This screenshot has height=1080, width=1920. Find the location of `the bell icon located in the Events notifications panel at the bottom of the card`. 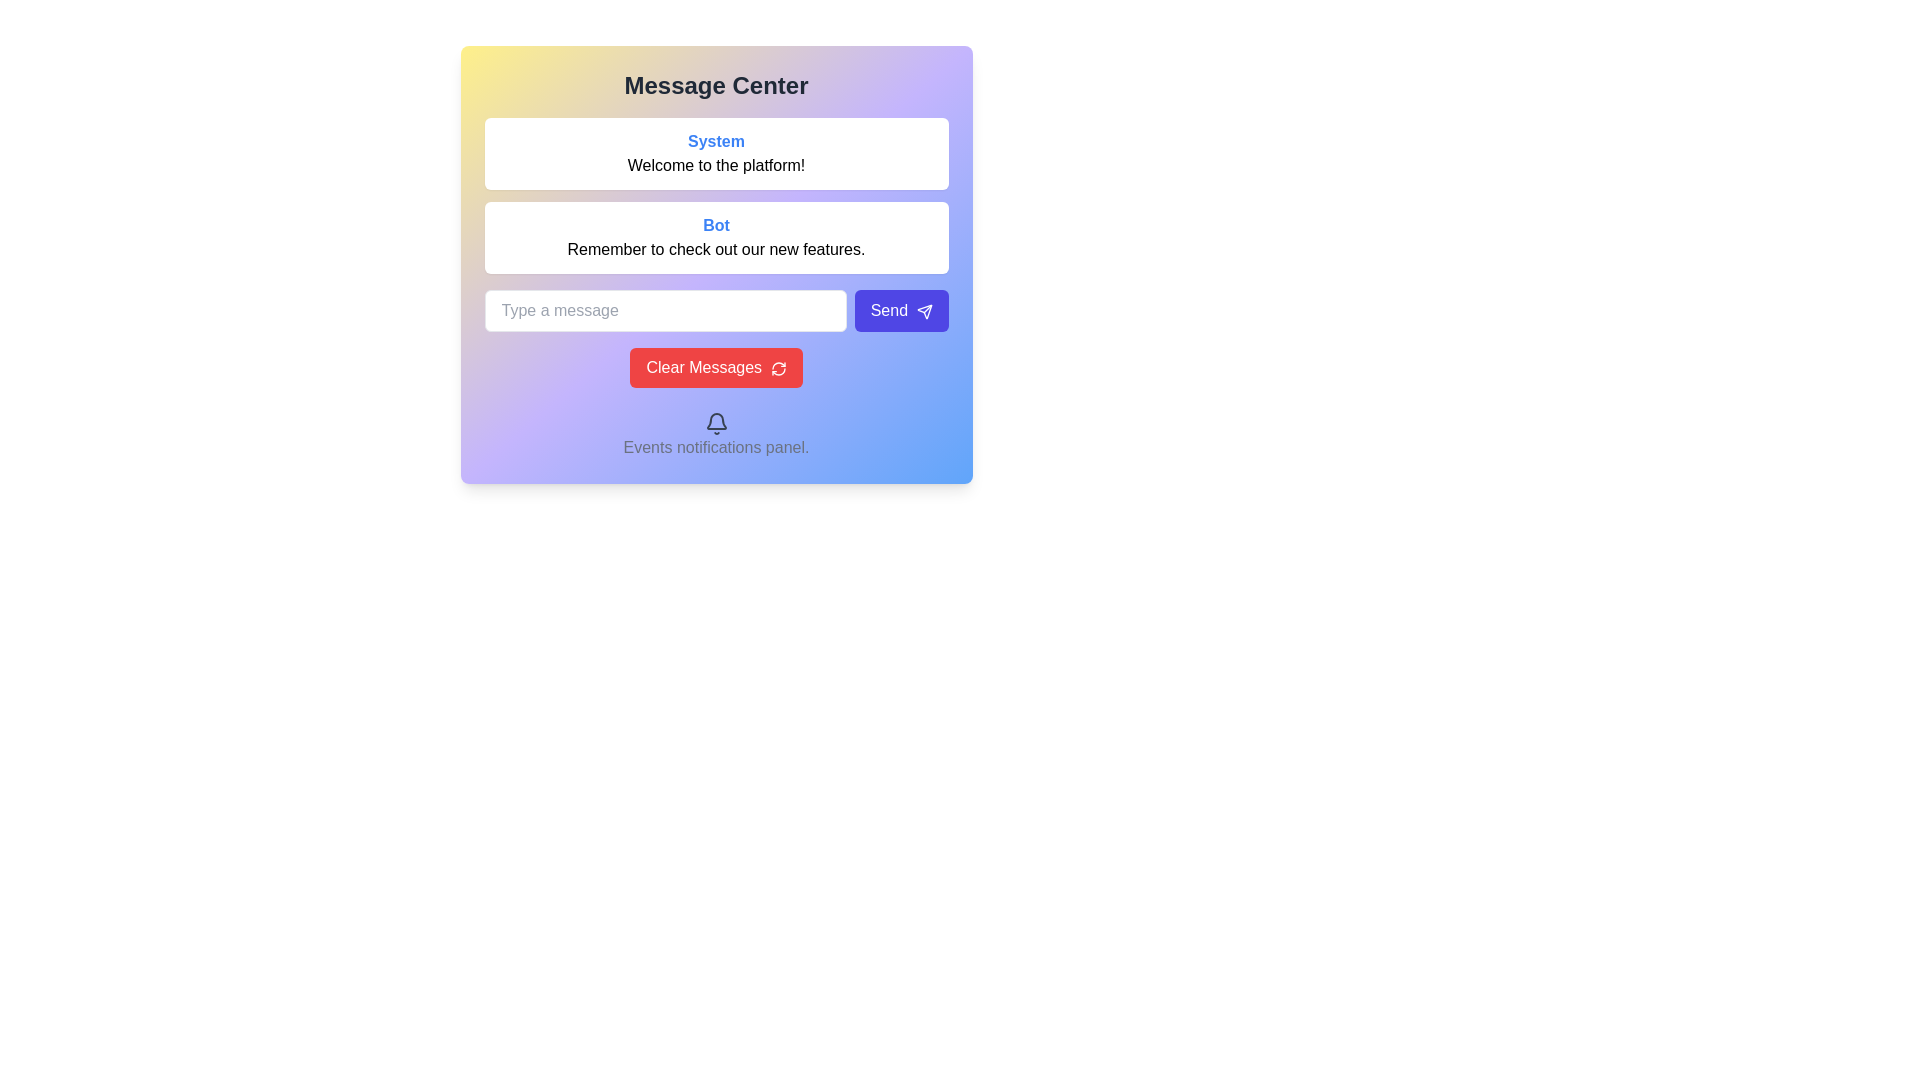

the bell icon located in the Events notifications panel at the bottom of the card is located at coordinates (716, 423).